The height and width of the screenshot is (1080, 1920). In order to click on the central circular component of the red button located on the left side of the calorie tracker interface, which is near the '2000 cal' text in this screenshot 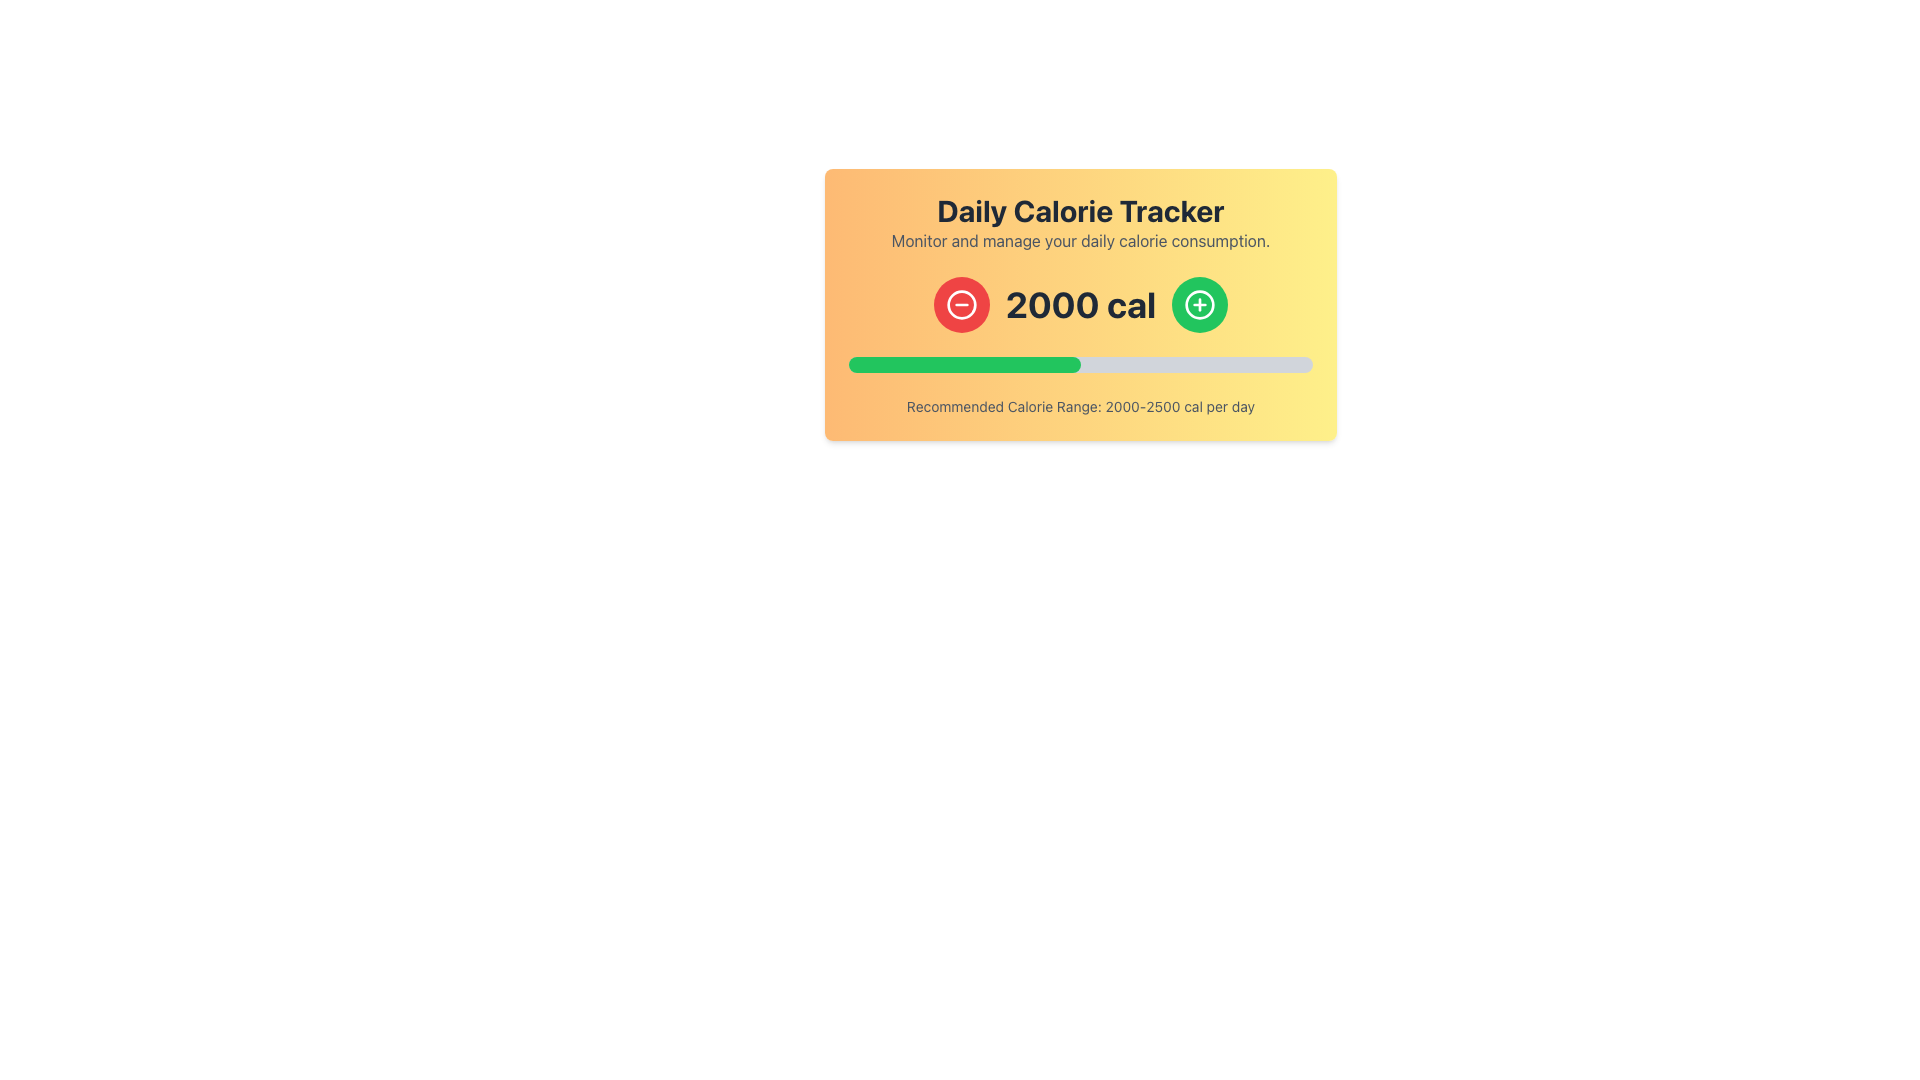, I will do `click(961, 304)`.